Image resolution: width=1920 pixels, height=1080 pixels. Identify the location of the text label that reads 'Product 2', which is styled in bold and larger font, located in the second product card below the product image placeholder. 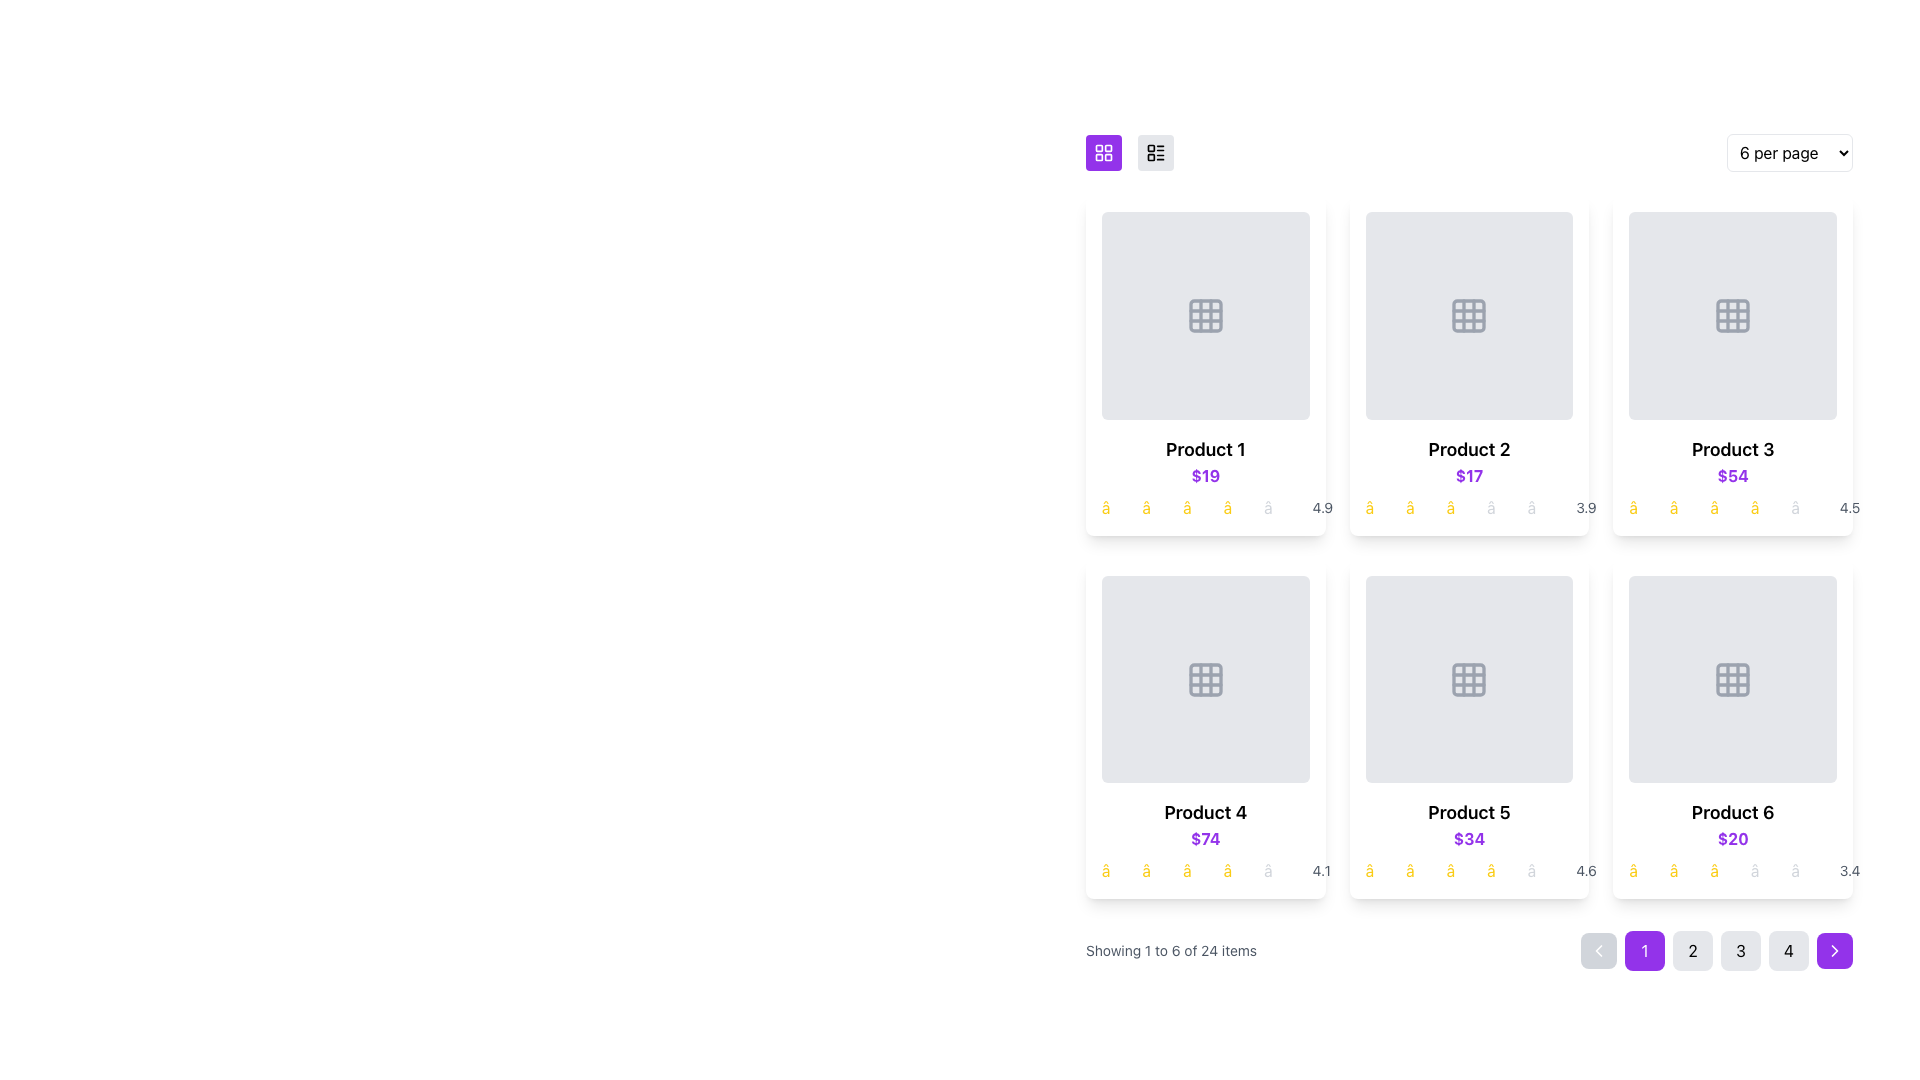
(1469, 448).